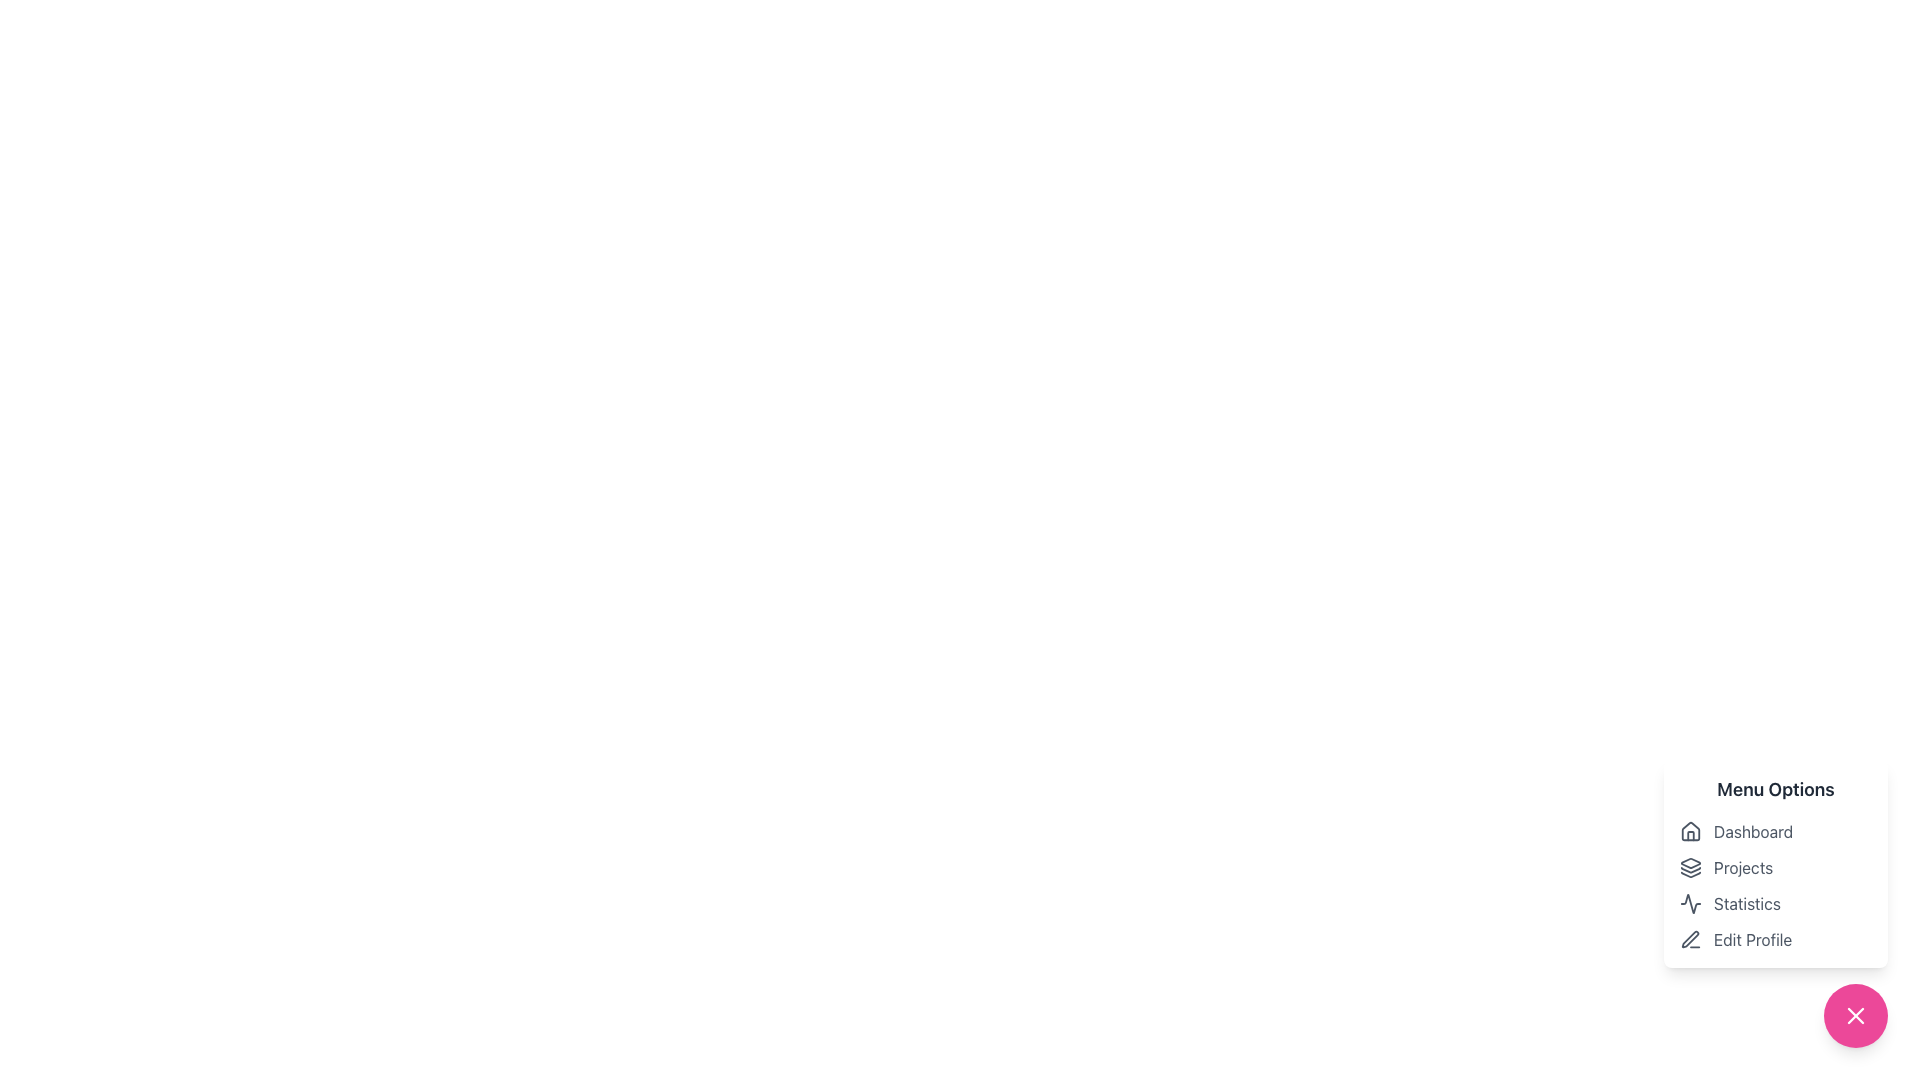 Image resolution: width=1920 pixels, height=1080 pixels. What do you see at coordinates (1688, 938) in the screenshot?
I see `the SVG icon shaped like a pen or pencil located next to the 'Edit Profile' label in the bottom-right corner of the menu options section` at bounding box center [1688, 938].